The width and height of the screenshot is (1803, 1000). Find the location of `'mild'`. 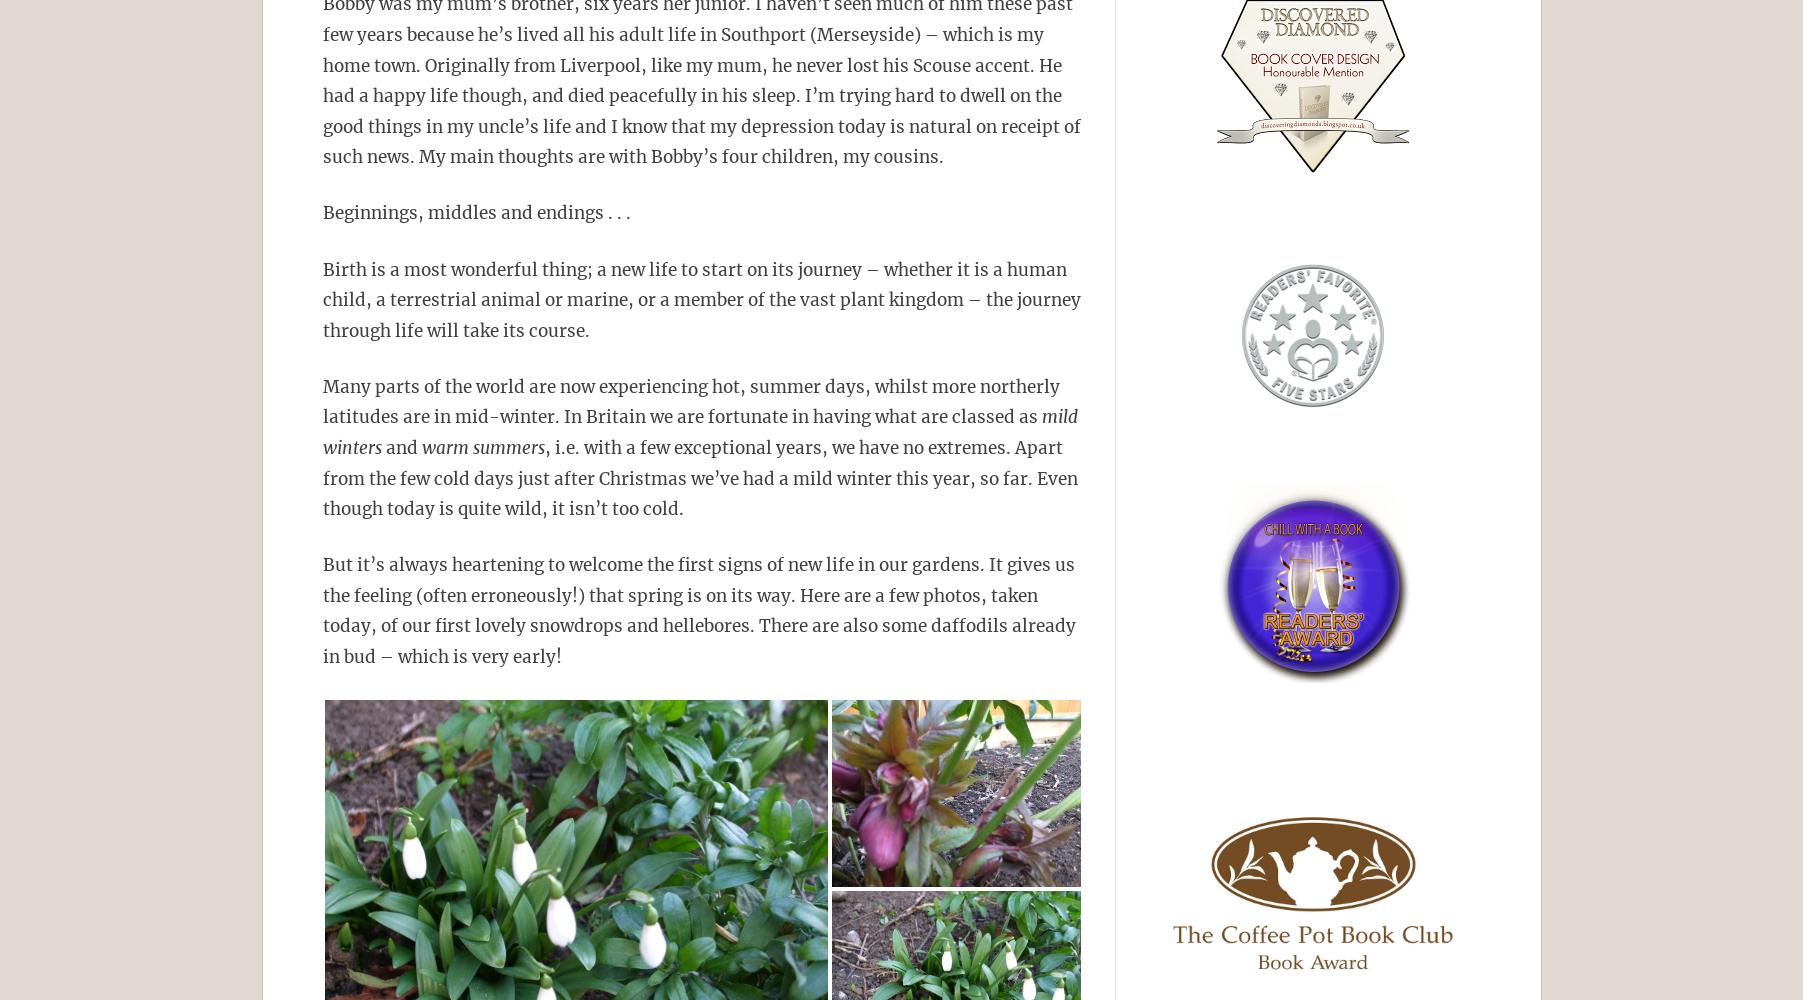

'mild' is located at coordinates (1036, 417).